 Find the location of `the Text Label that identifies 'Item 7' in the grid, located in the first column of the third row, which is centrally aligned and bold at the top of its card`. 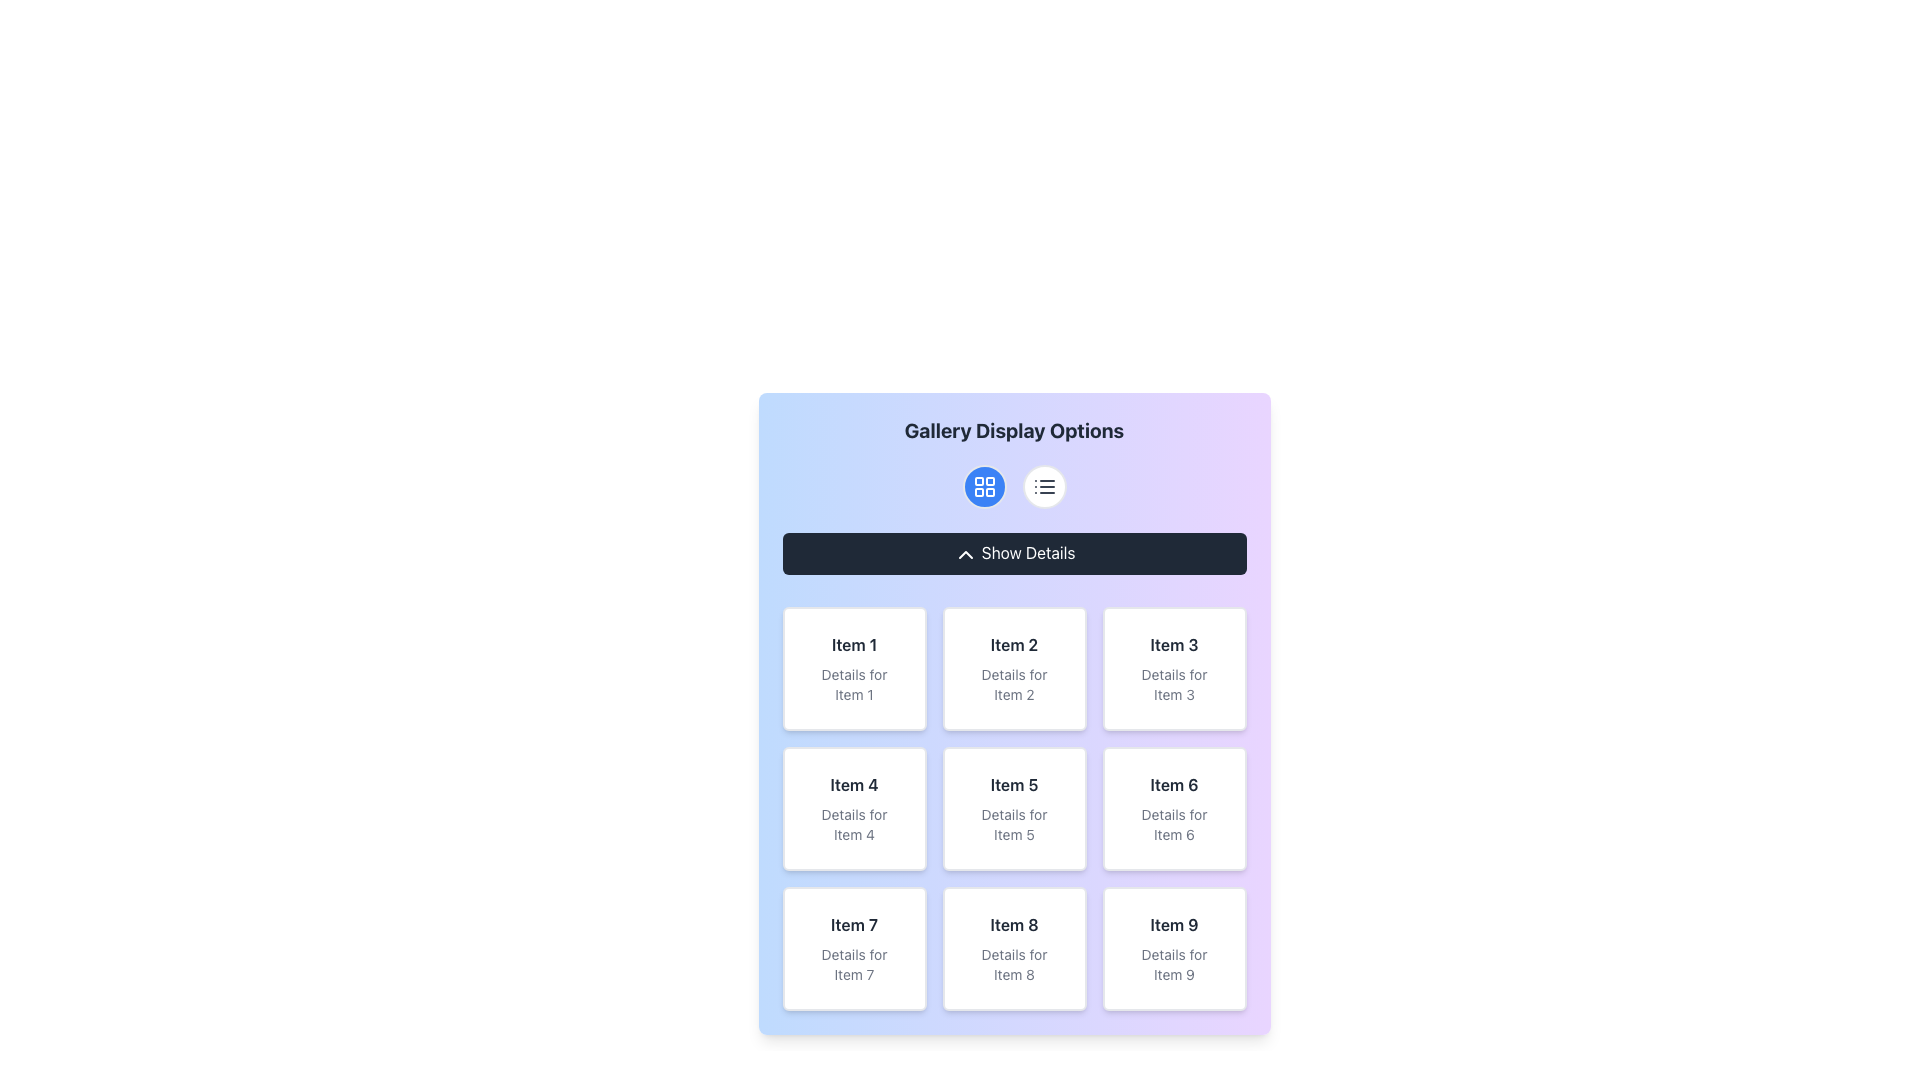

the Text Label that identifies 'Item 7' in the grid, located in the first column of the third row, which is centrally aligned and bold at the top of its card is located at coordinates (854, 924).